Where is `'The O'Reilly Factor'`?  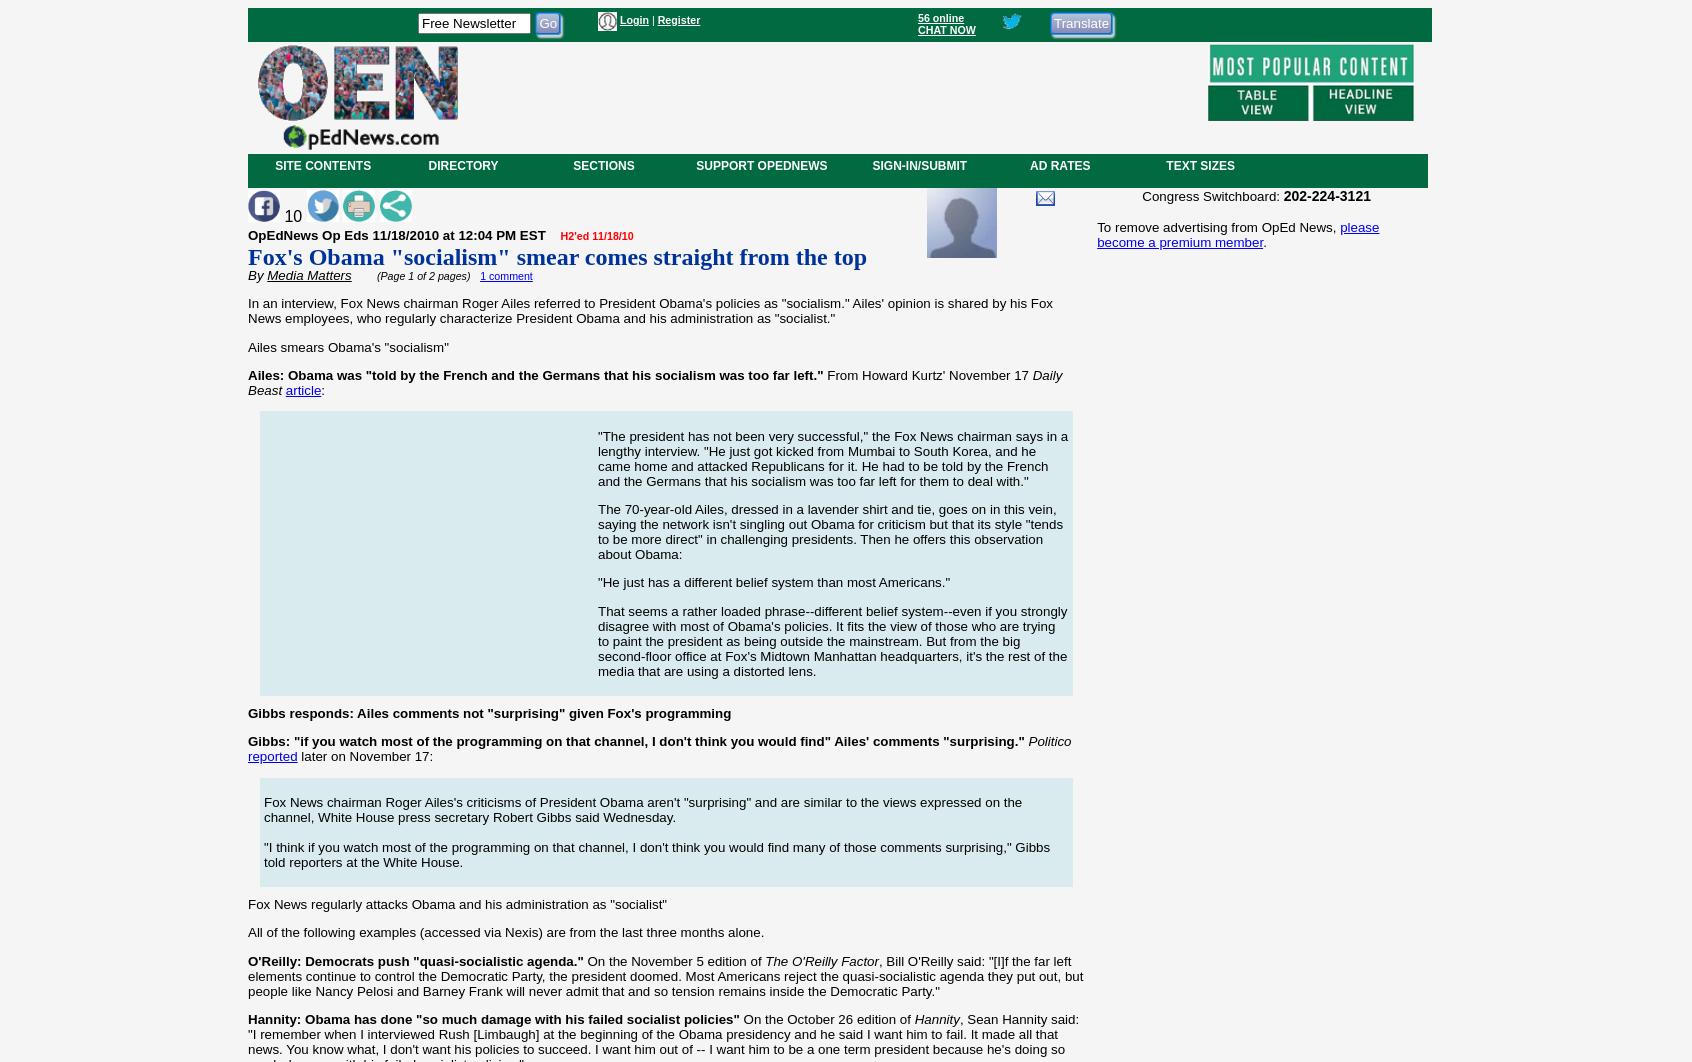 'The O'Reilly Factor' is located at coordinates (821, 959).